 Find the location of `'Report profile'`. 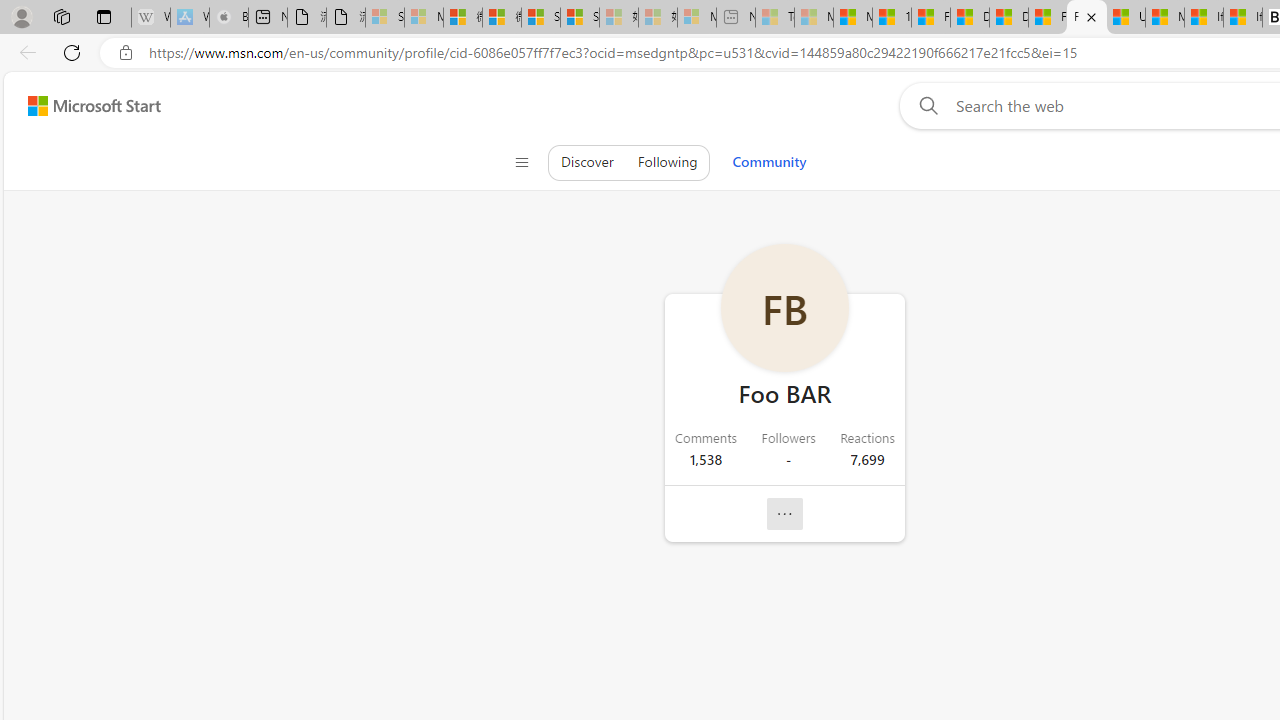

'Report profile' is located at coordinates (783, 513).